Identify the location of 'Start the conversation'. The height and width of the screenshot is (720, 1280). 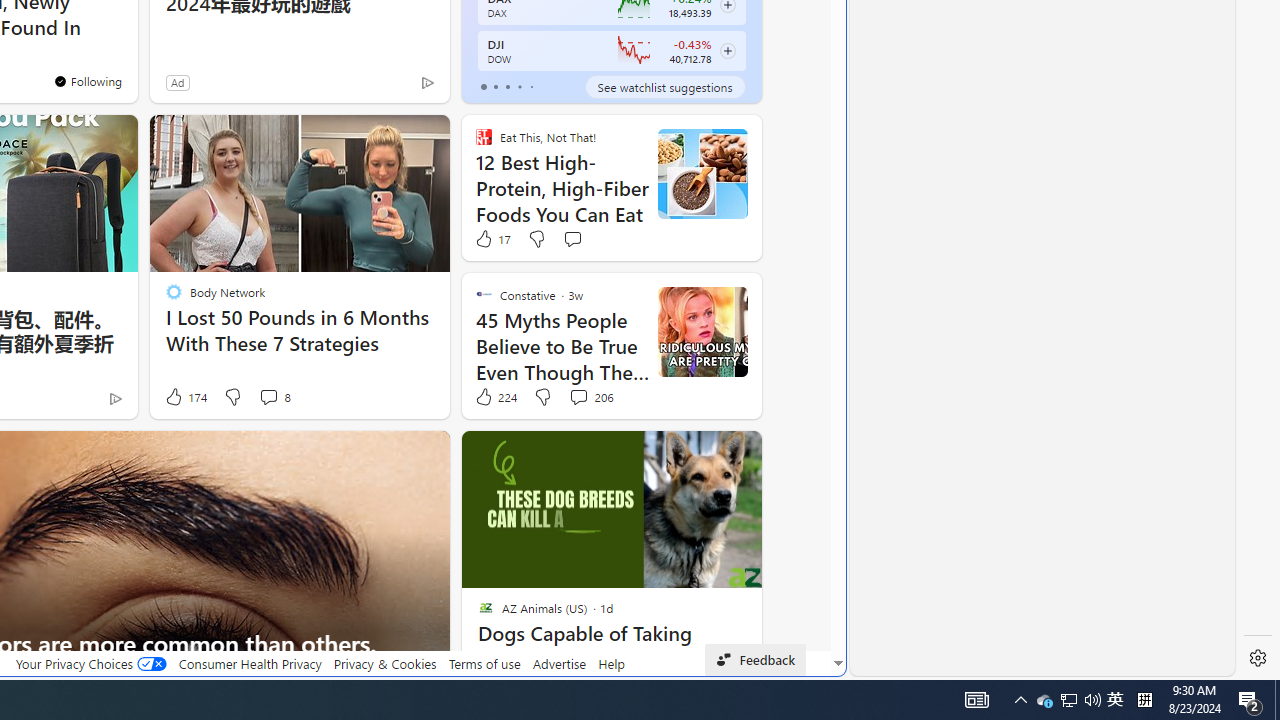
(571, 238).